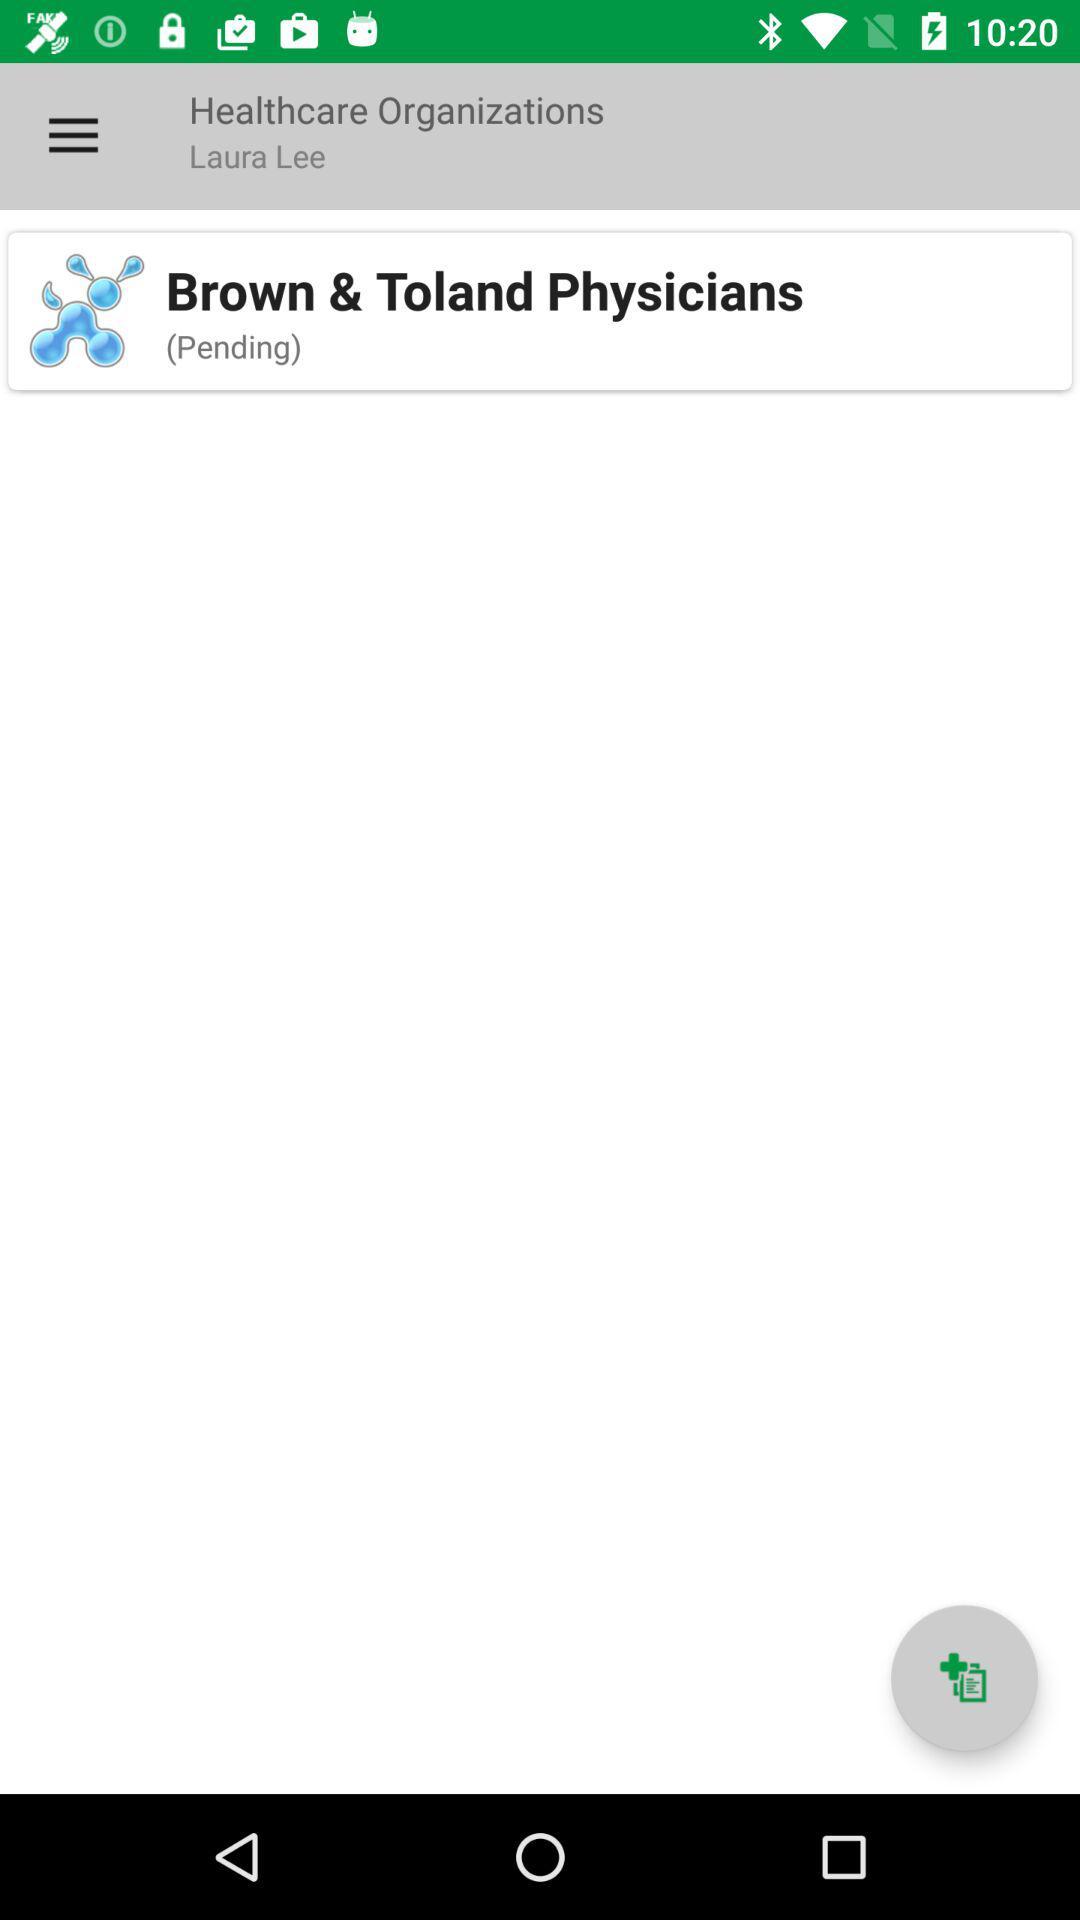 The image size is (1080, 1920). What do you see at coordinates (963, 1678) in the screenshot?
I see `icon at the bottom right corner` at bounding box center [963, 1678].